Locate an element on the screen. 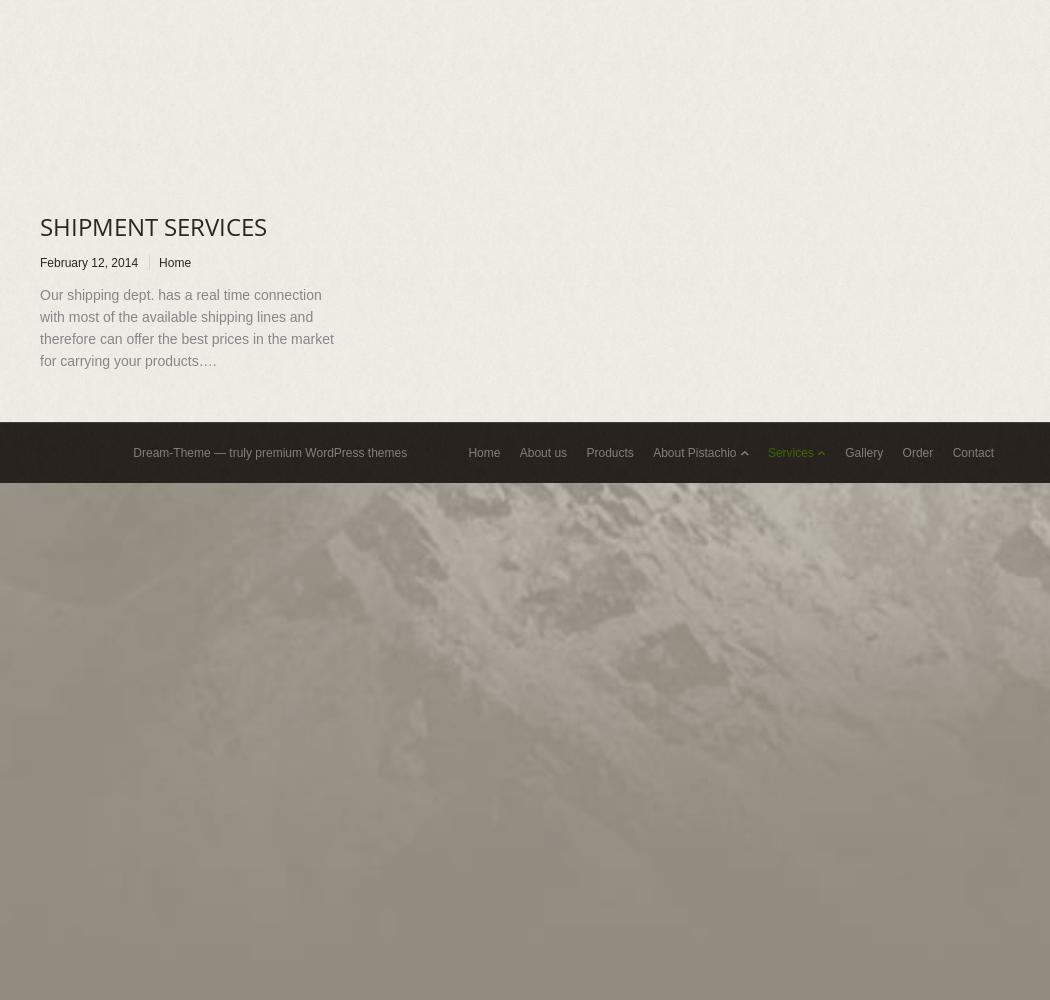 The height and width of the screenshot is (1000, 1050). 'Contact' is located at coordinates (972, 452).